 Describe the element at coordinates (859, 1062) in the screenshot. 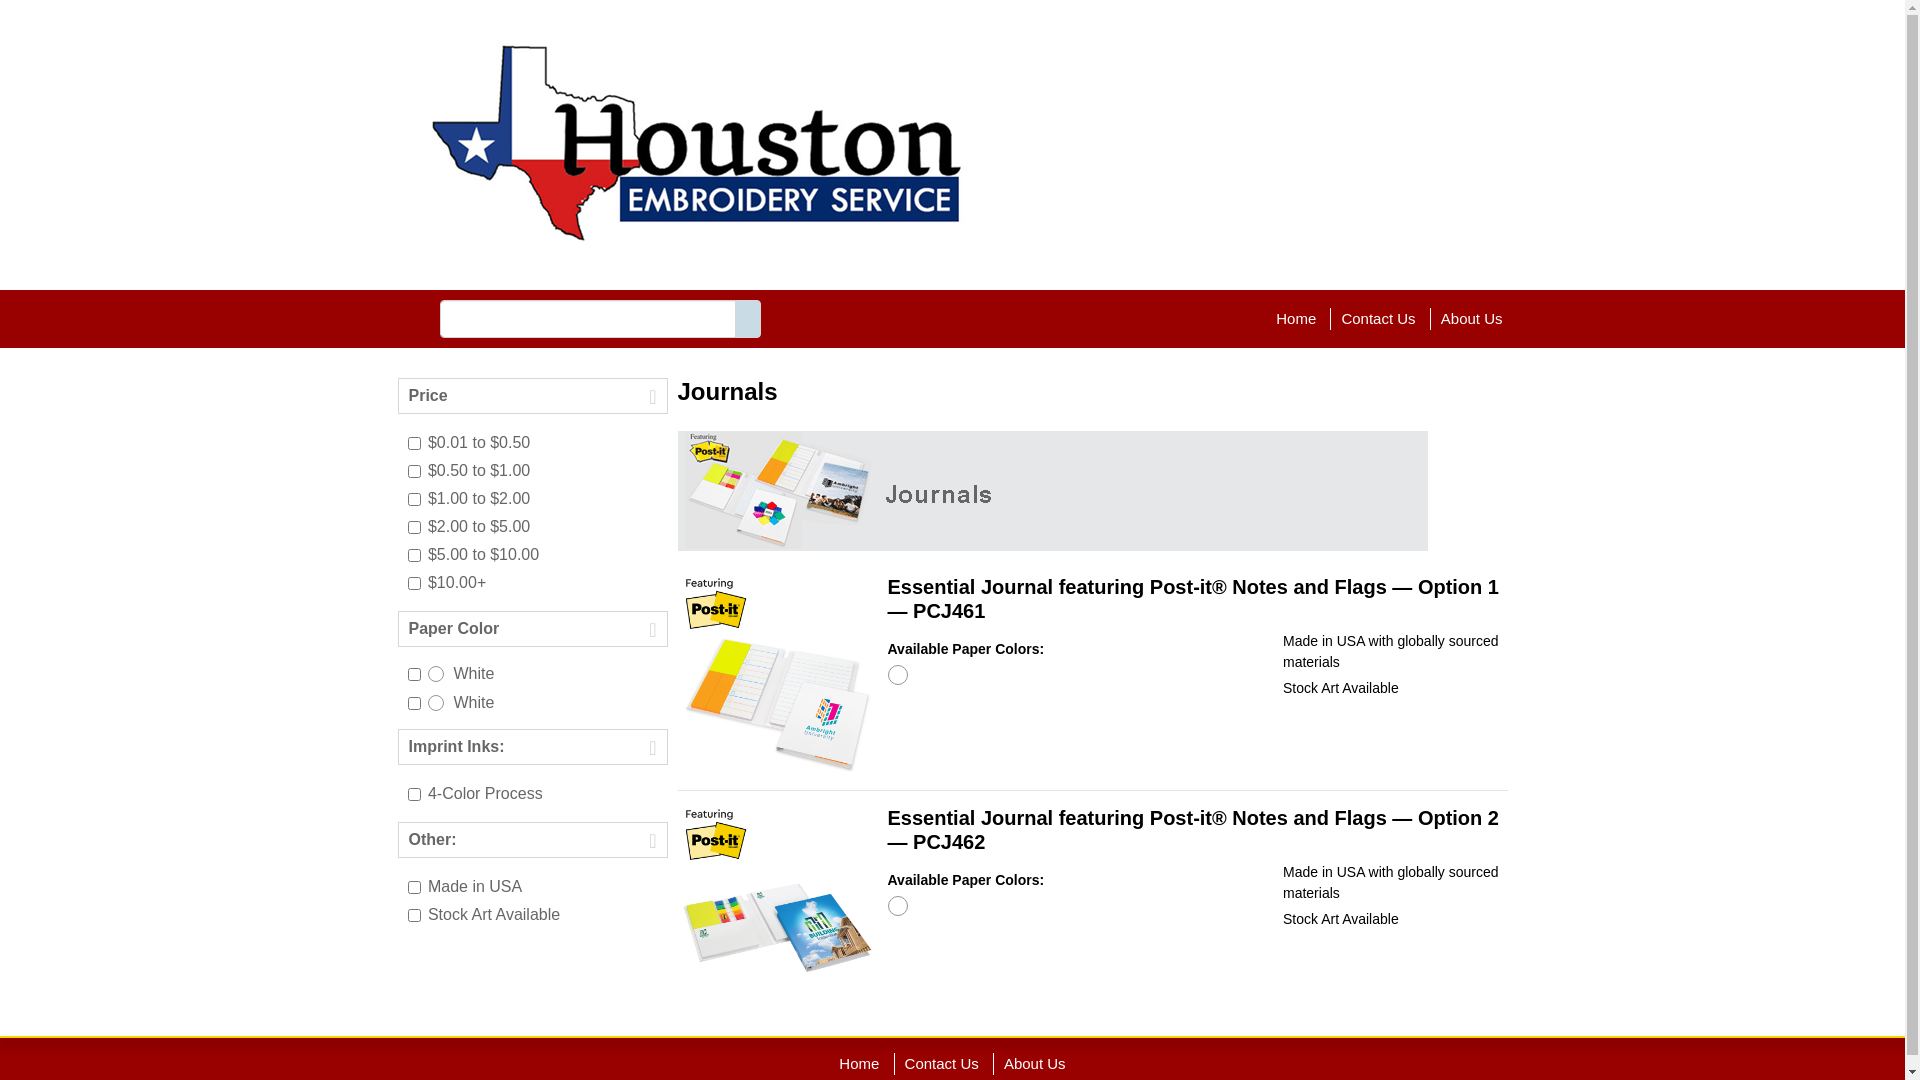

I see `'Home'` at that location.